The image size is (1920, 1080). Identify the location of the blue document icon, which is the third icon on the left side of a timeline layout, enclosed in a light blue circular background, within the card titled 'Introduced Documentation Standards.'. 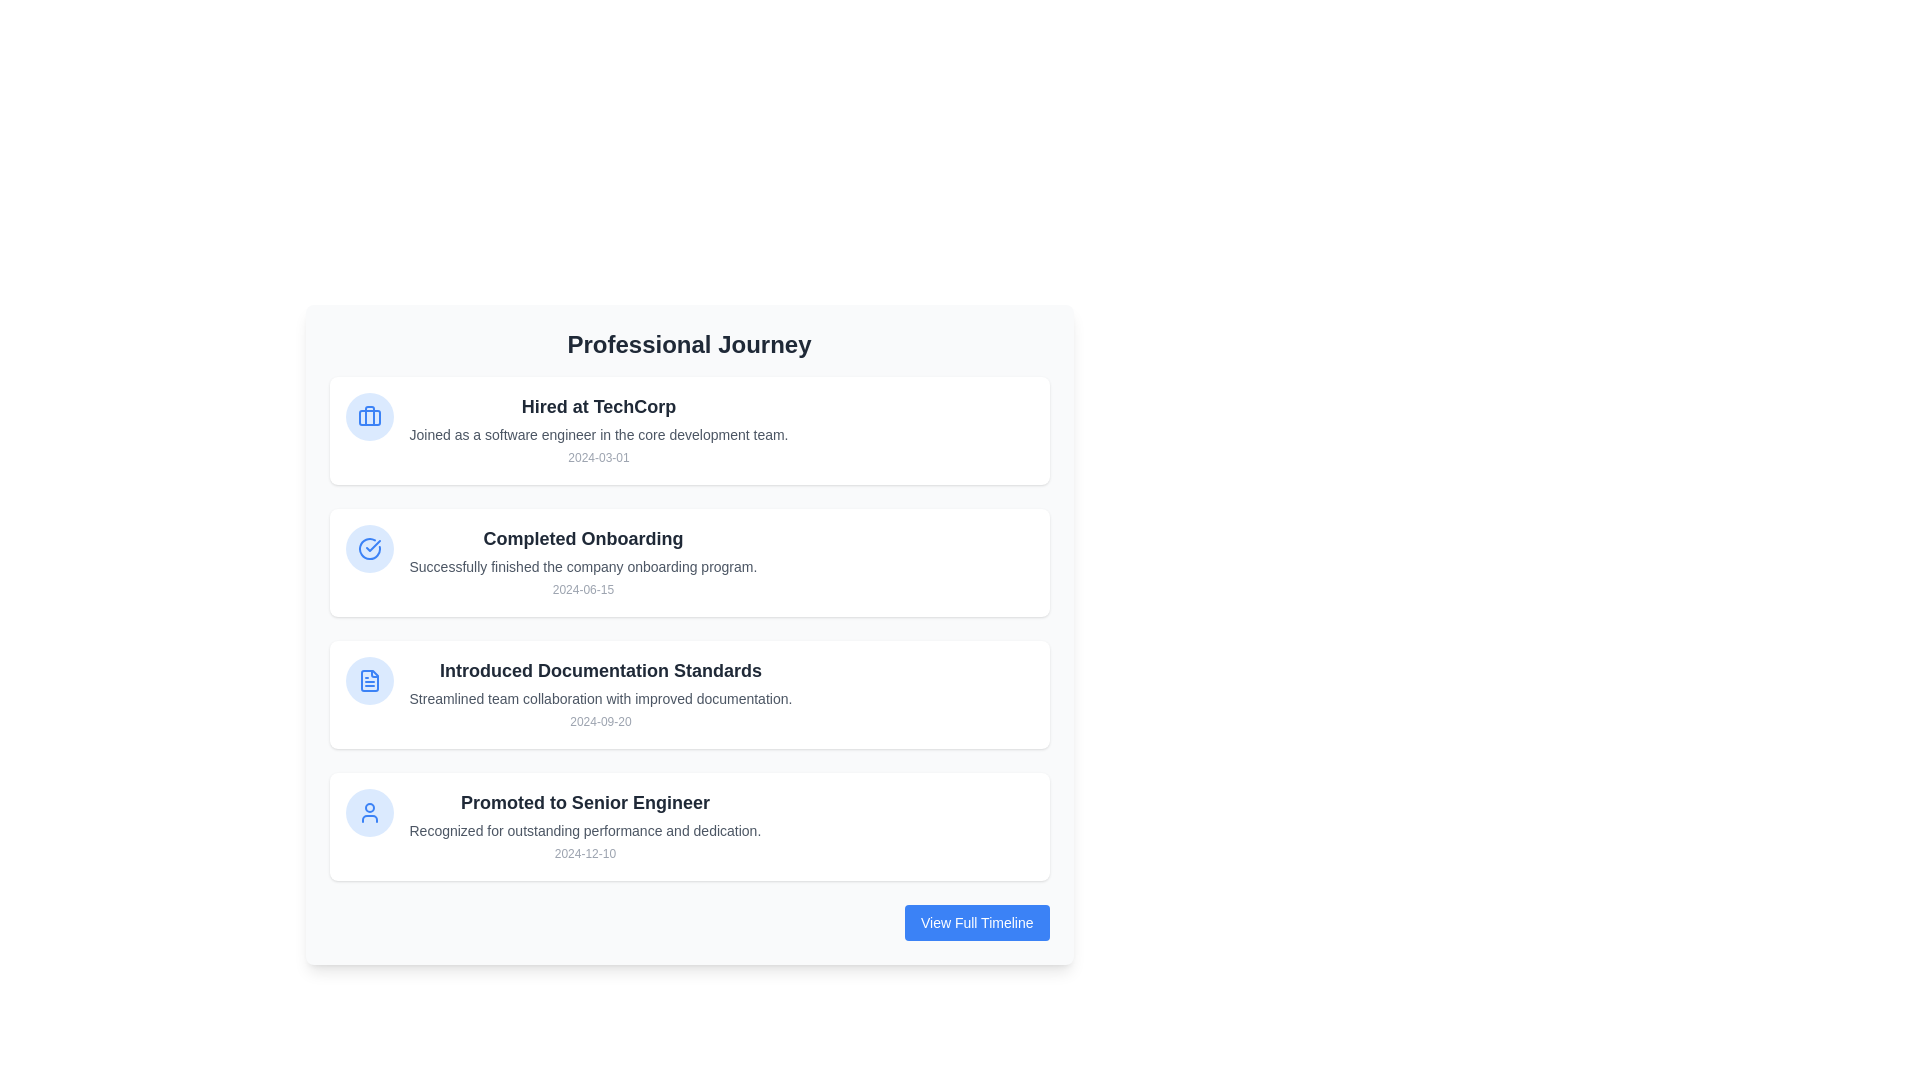
(369, 680).